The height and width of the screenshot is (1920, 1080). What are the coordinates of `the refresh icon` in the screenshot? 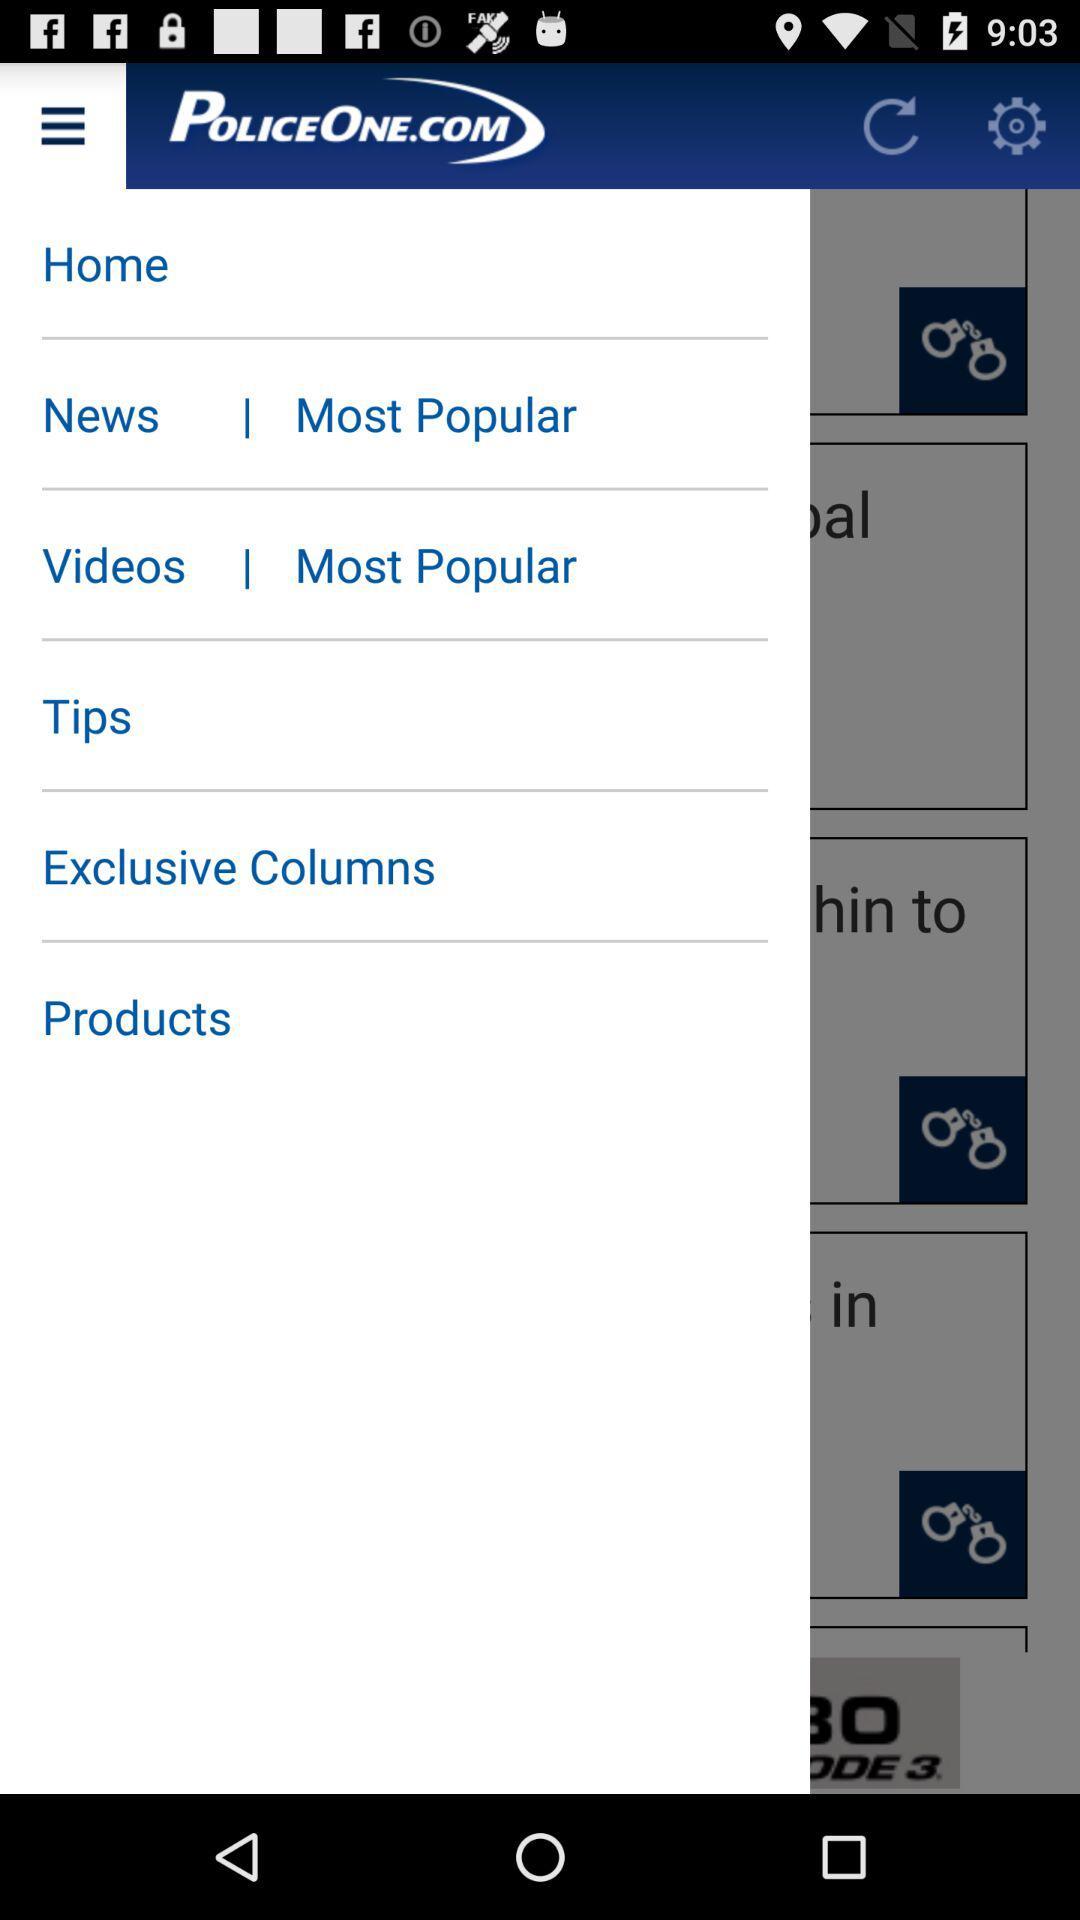 It's located at (890, 133).